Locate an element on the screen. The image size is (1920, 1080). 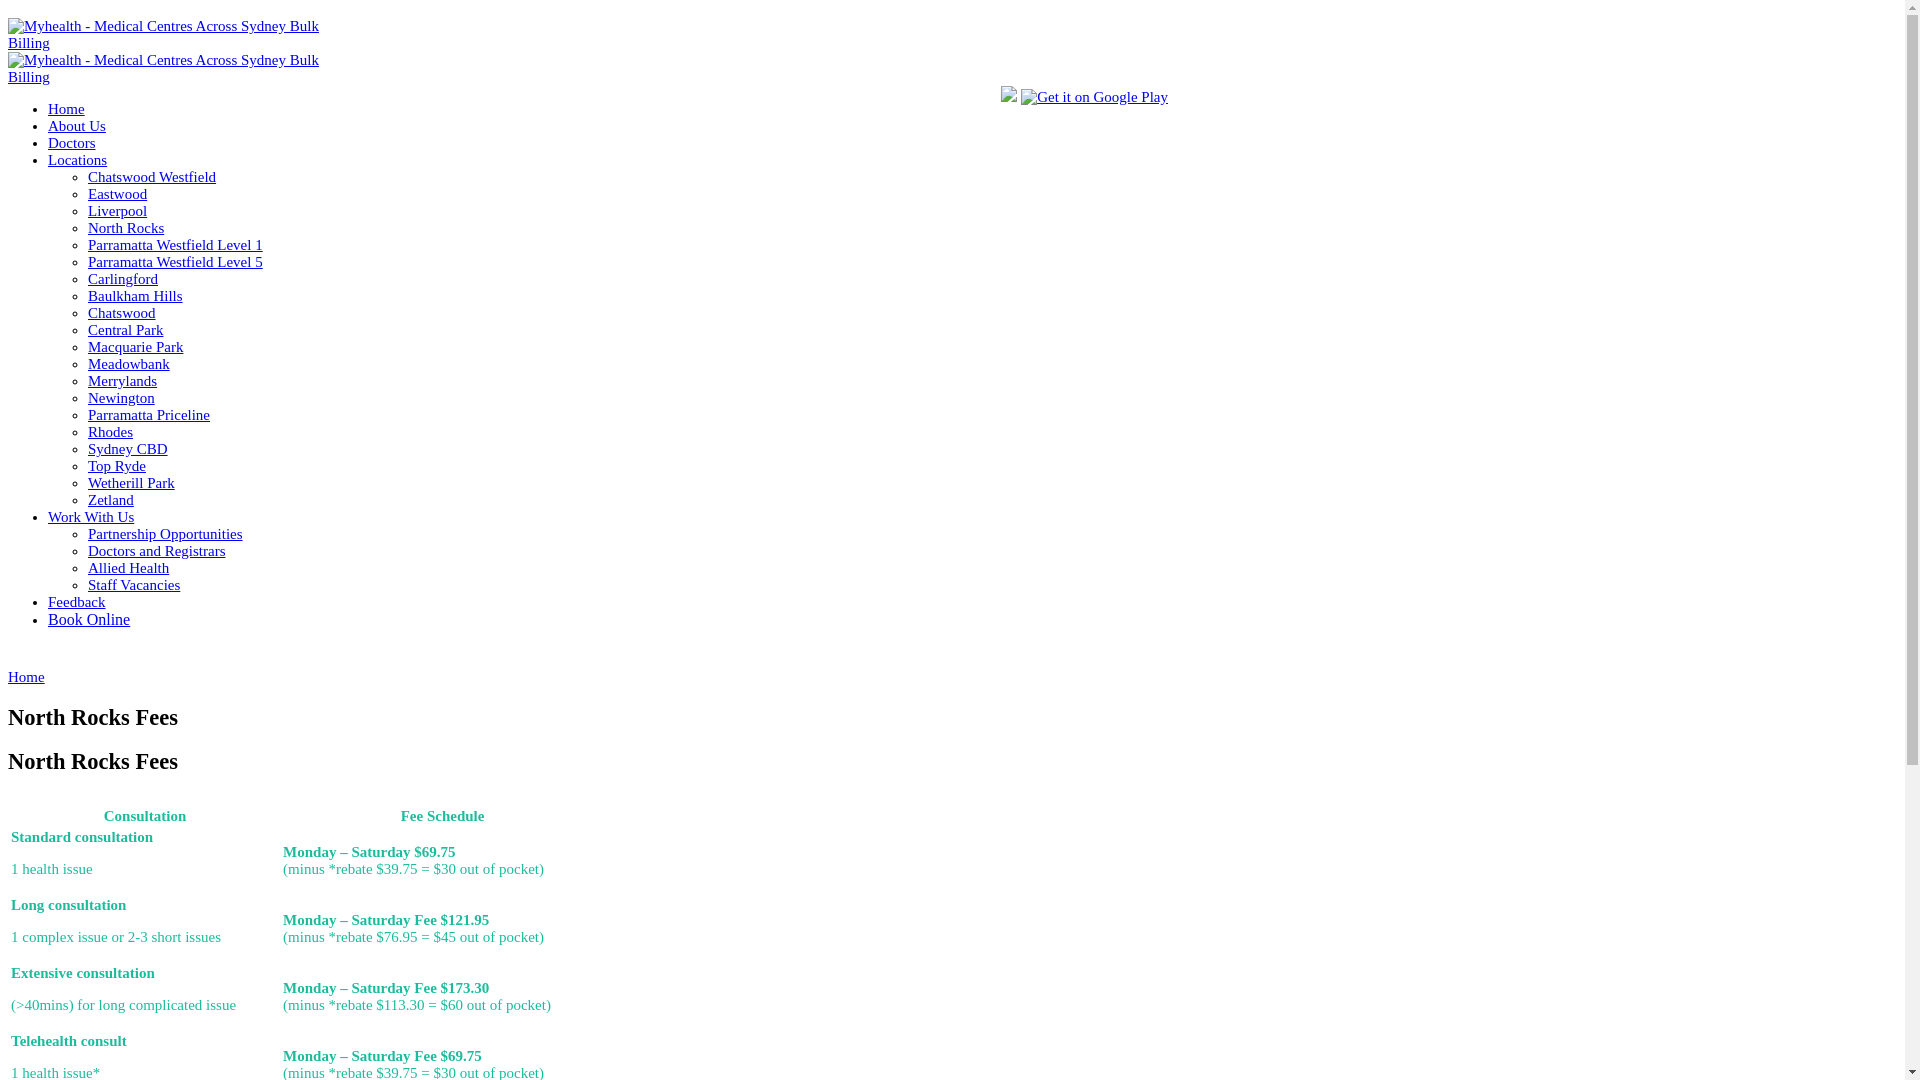
'Top Ryde' is located at coordinates (86, 466).